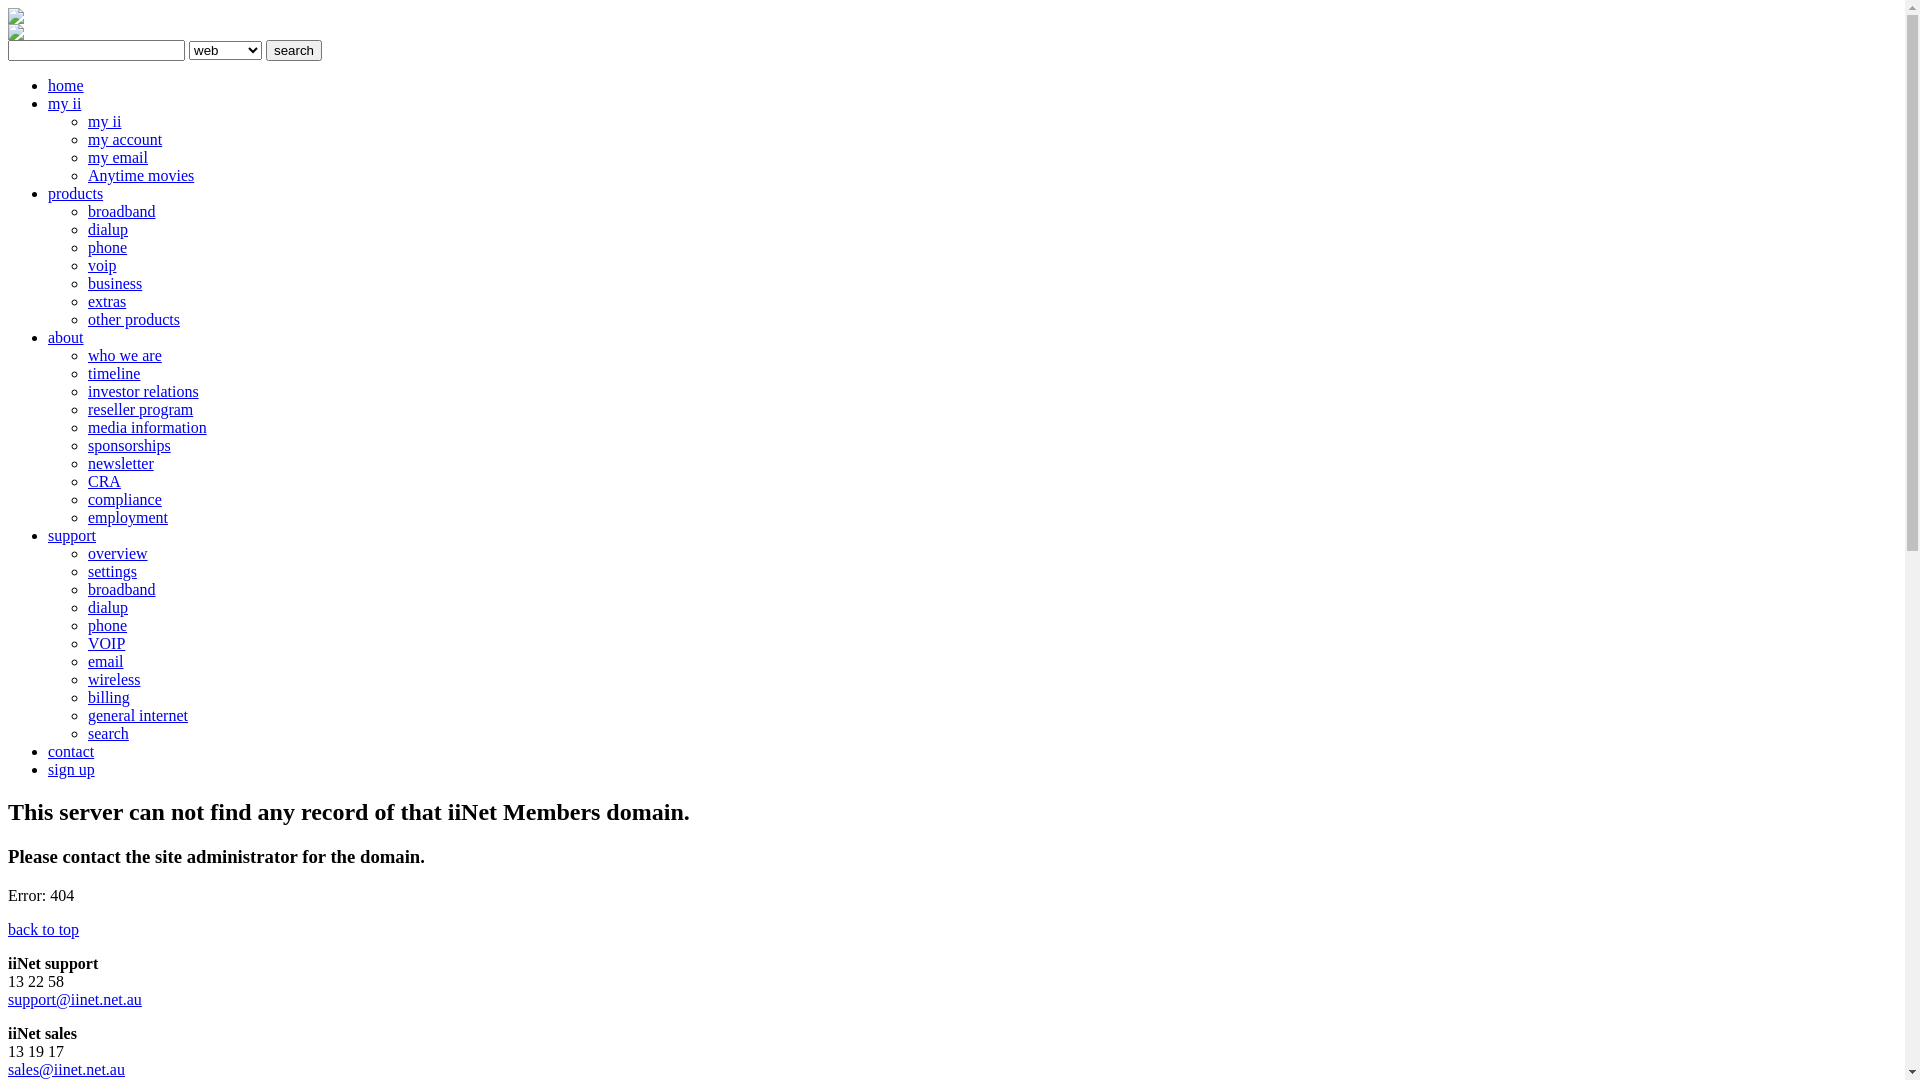 This screenshot has width=1920, height=1080. What do you see at coordinates (100, 264) in the screenshot?
I see `'voip'` at bounding box center [100, 264].